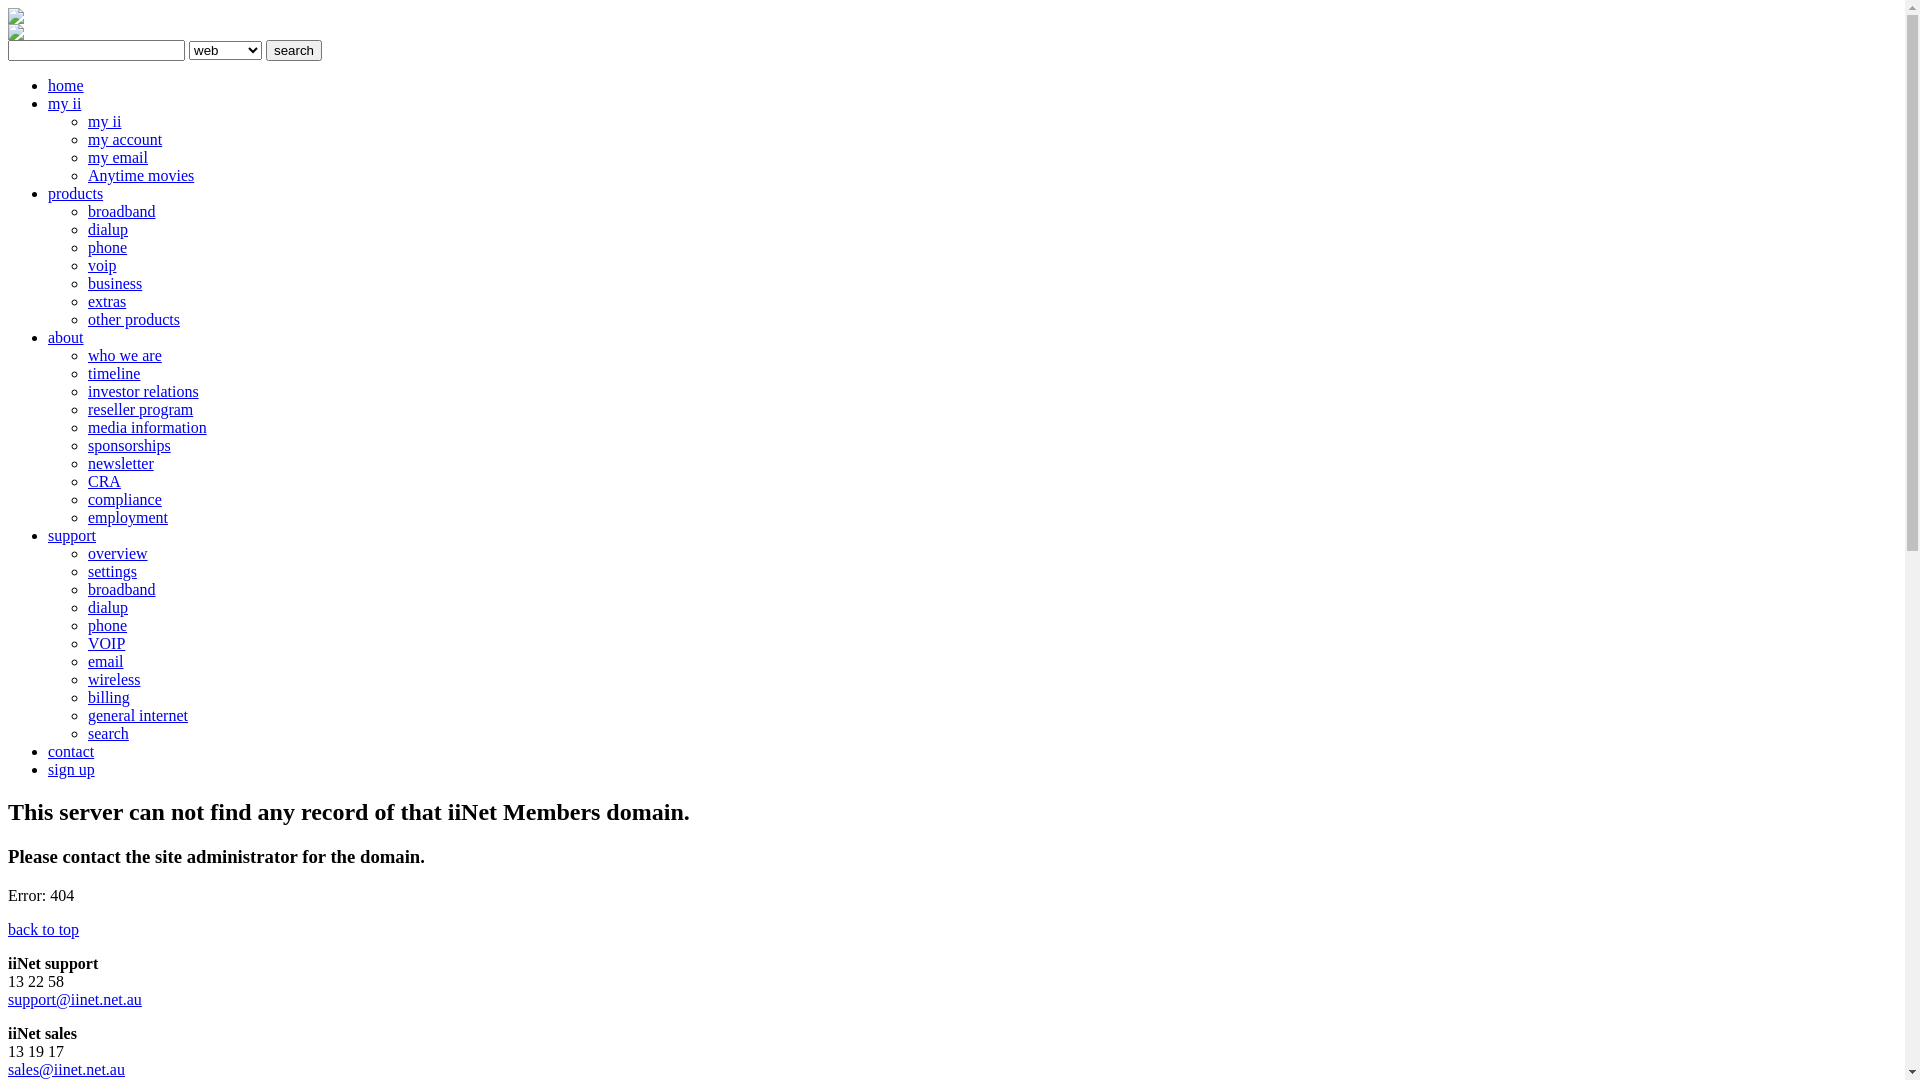 This screenshot has width=1920, height=1080. What do you see at coordinates (100, 264) in the screenshot?
I see `'voip'` at bounding box center [100, 264].